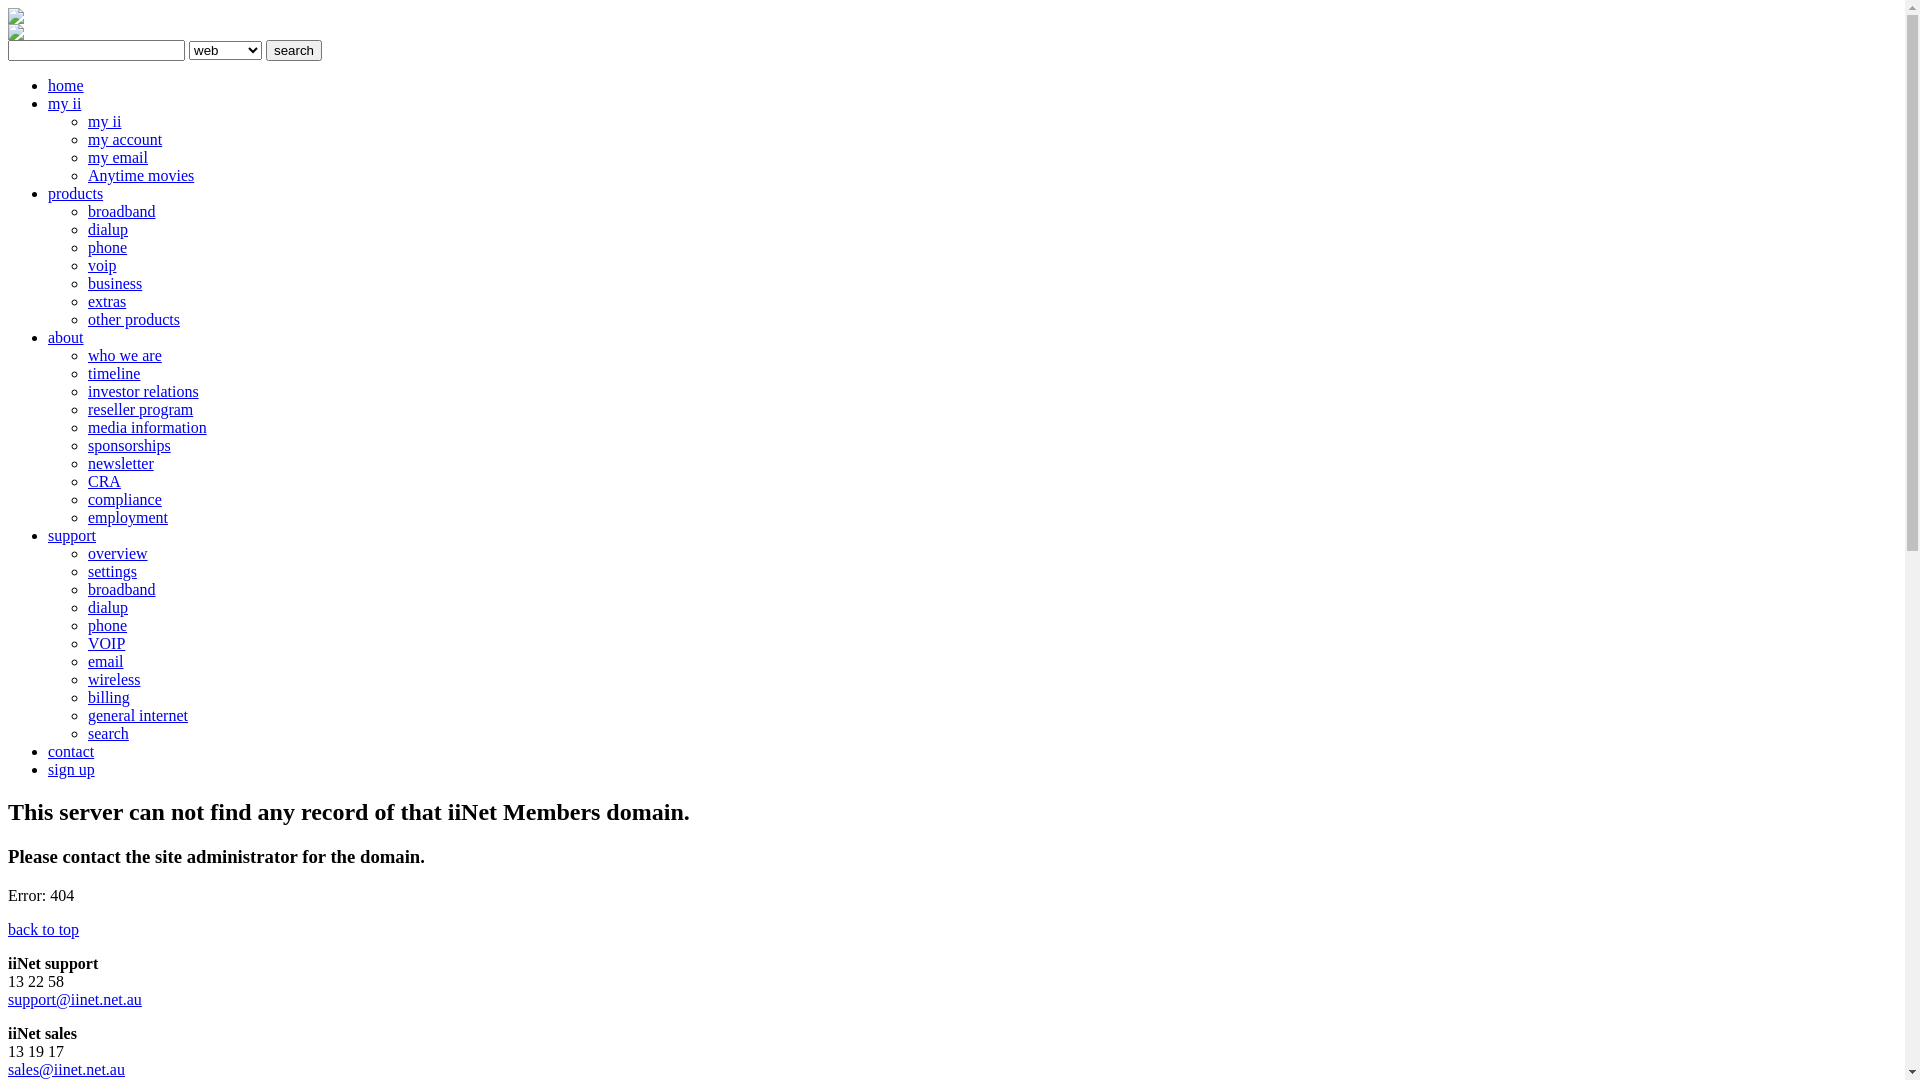 This screenshot has width=1920, height=1080. What do you see at coordinates (100, 264) in the screenshot?
I see `'voip'` at bounding box center [100, 264].